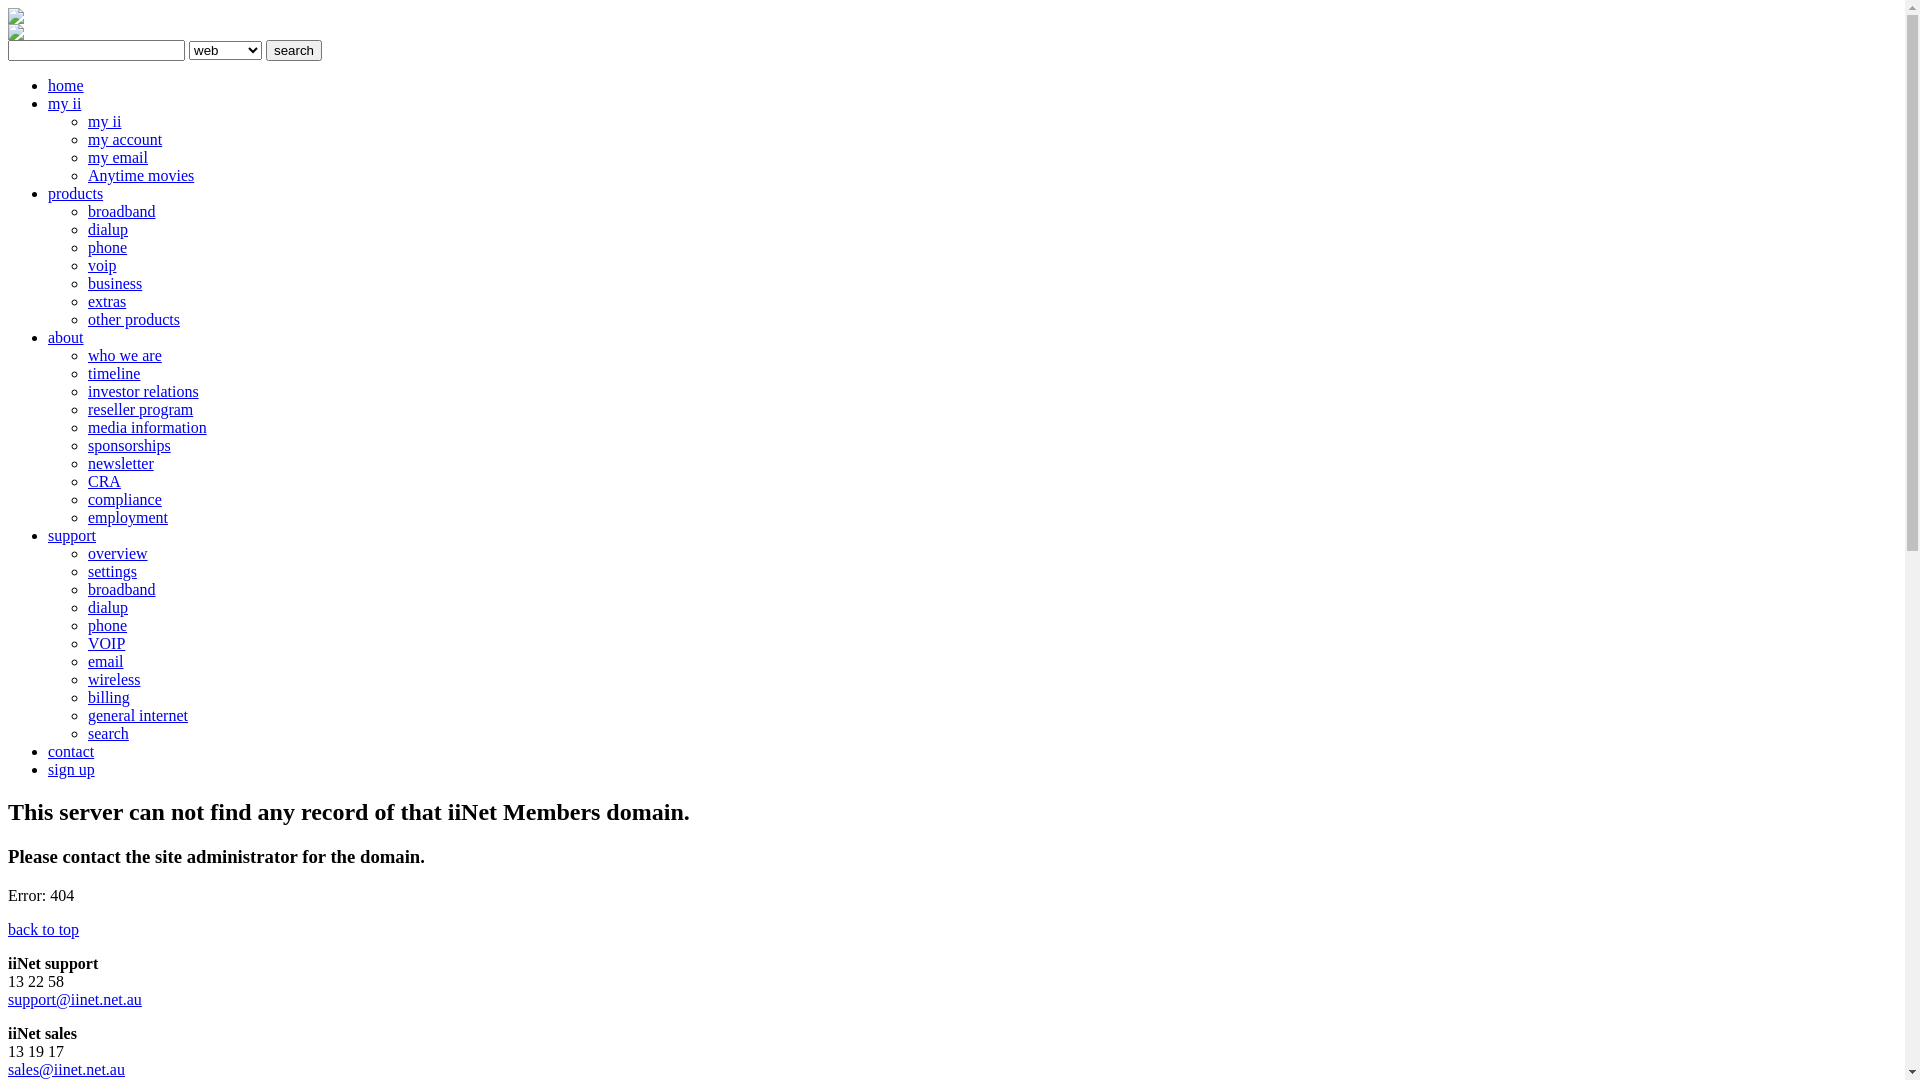 This screenshot has width=1920, height=1080. What do you see at coordinates (100, 264) in the screenshot?
I see `'voip'` at bounding box center [100, 264].